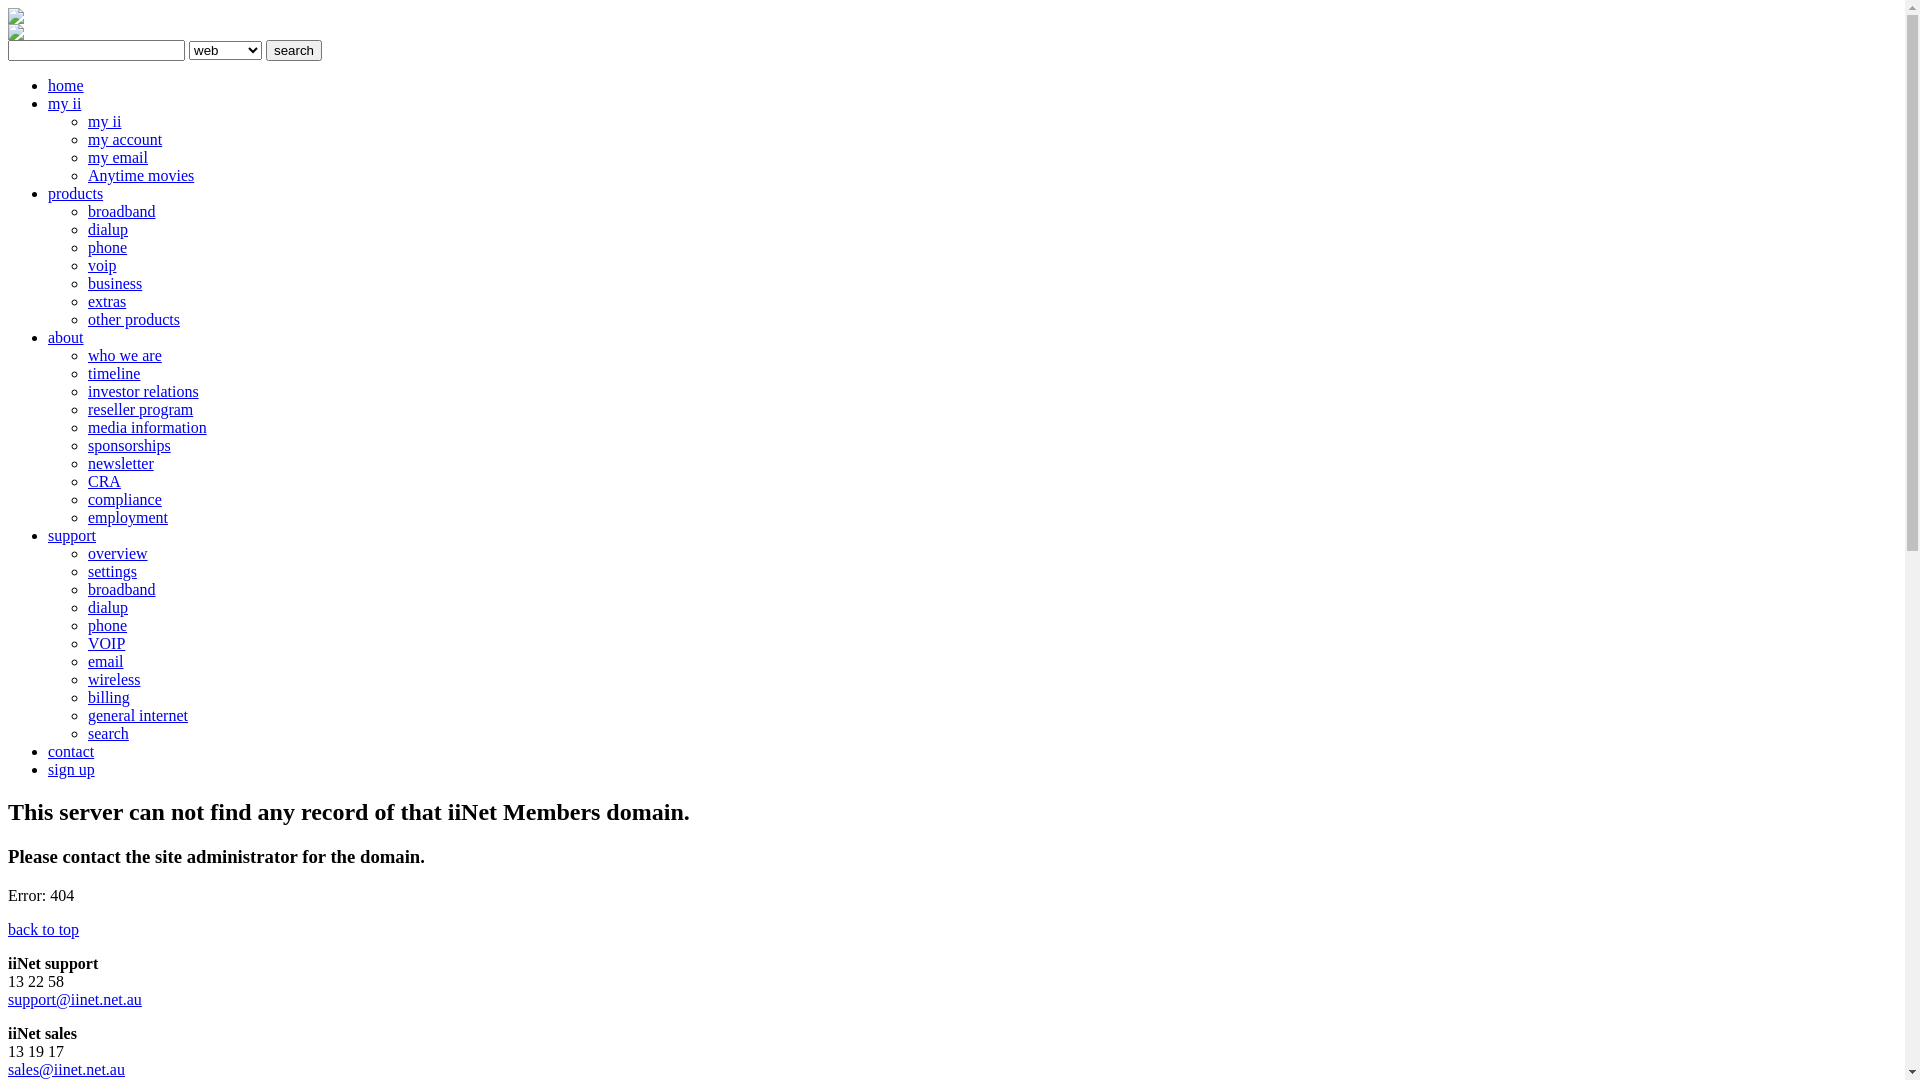 This screenshot has width=1920, height=1080. What do you see at coordinates (100, 264) in the screenshot?
I see `'voip'` at bounding box center [100, 264].